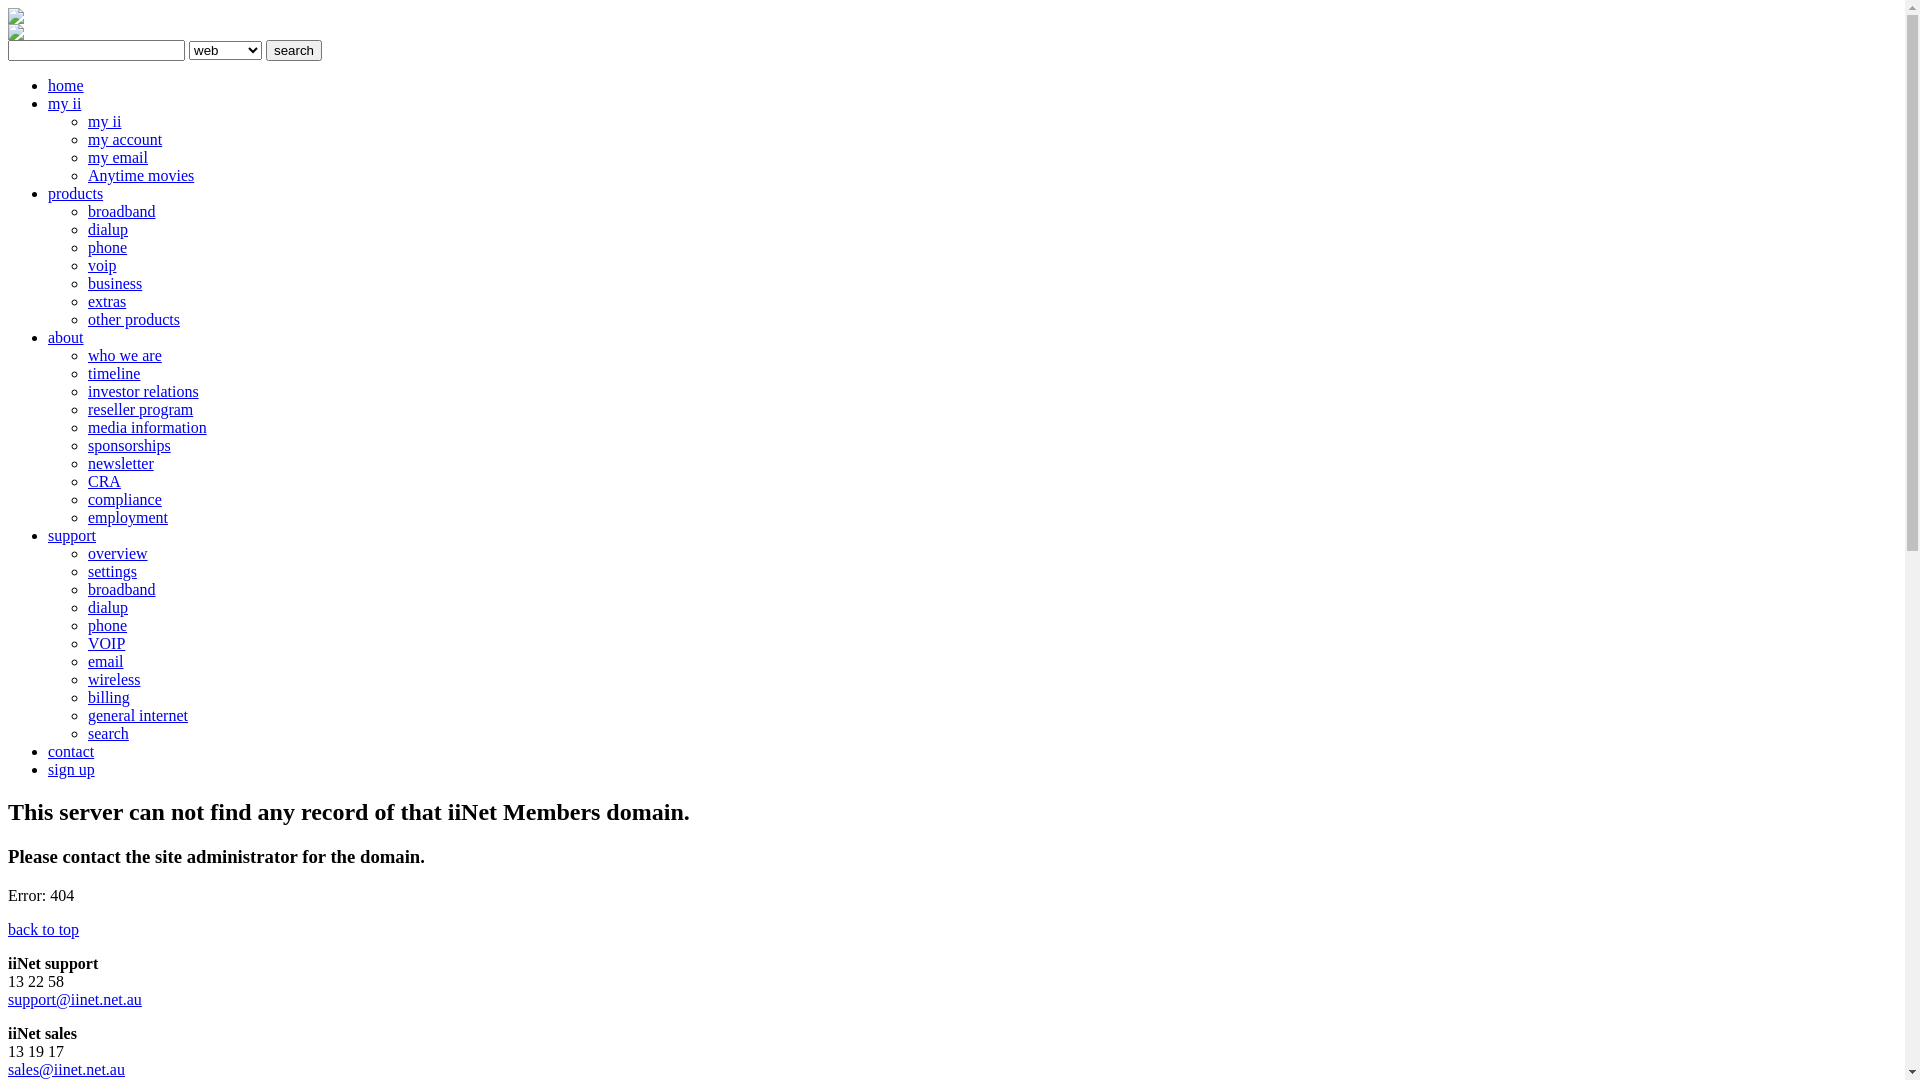 This screenshot has width=1920, height=1080. What do you see at coordinates (100, 264) in the screenshot?
I see `'voip'` at bounding box center [100, 264].